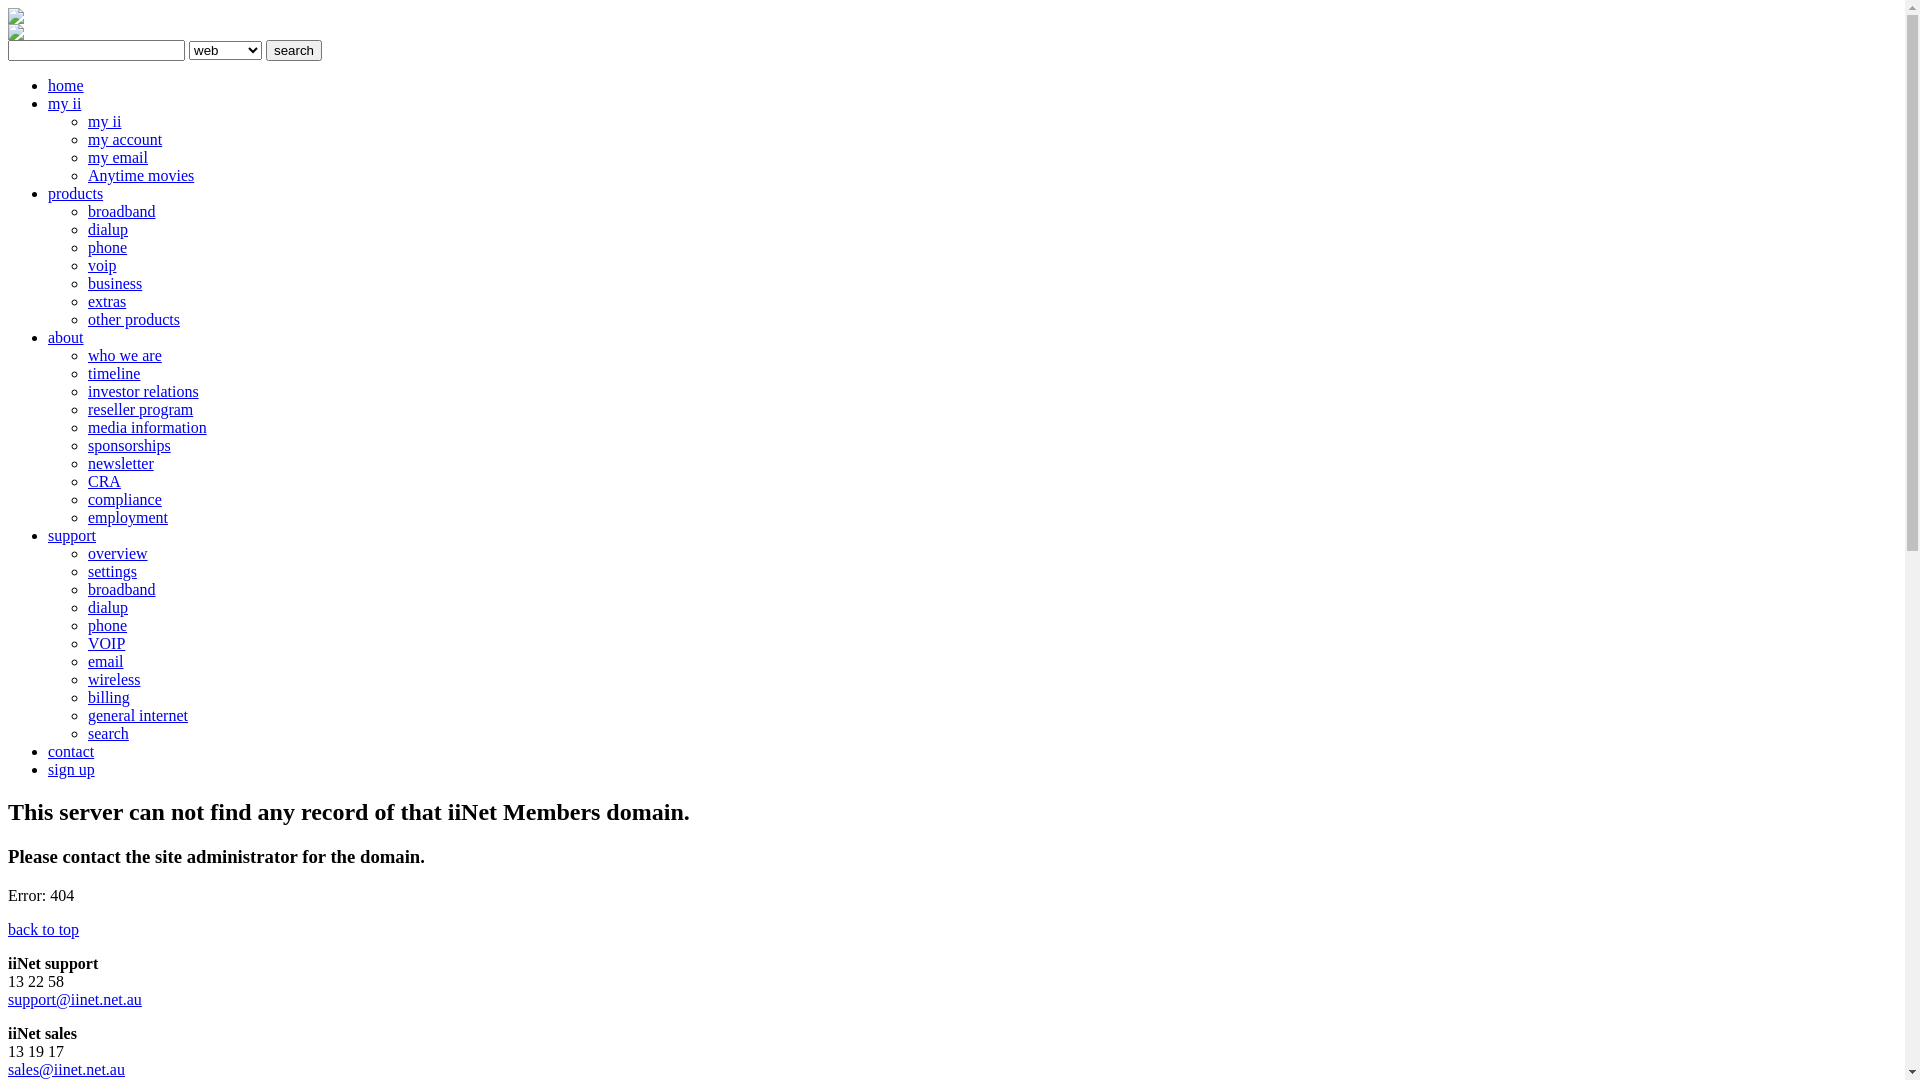 This screenshot has width=1920, height=1080. What do you see at coordinates (100, 264) in the screenshot?
I see `'voip'` at bounding box center [100, 264].